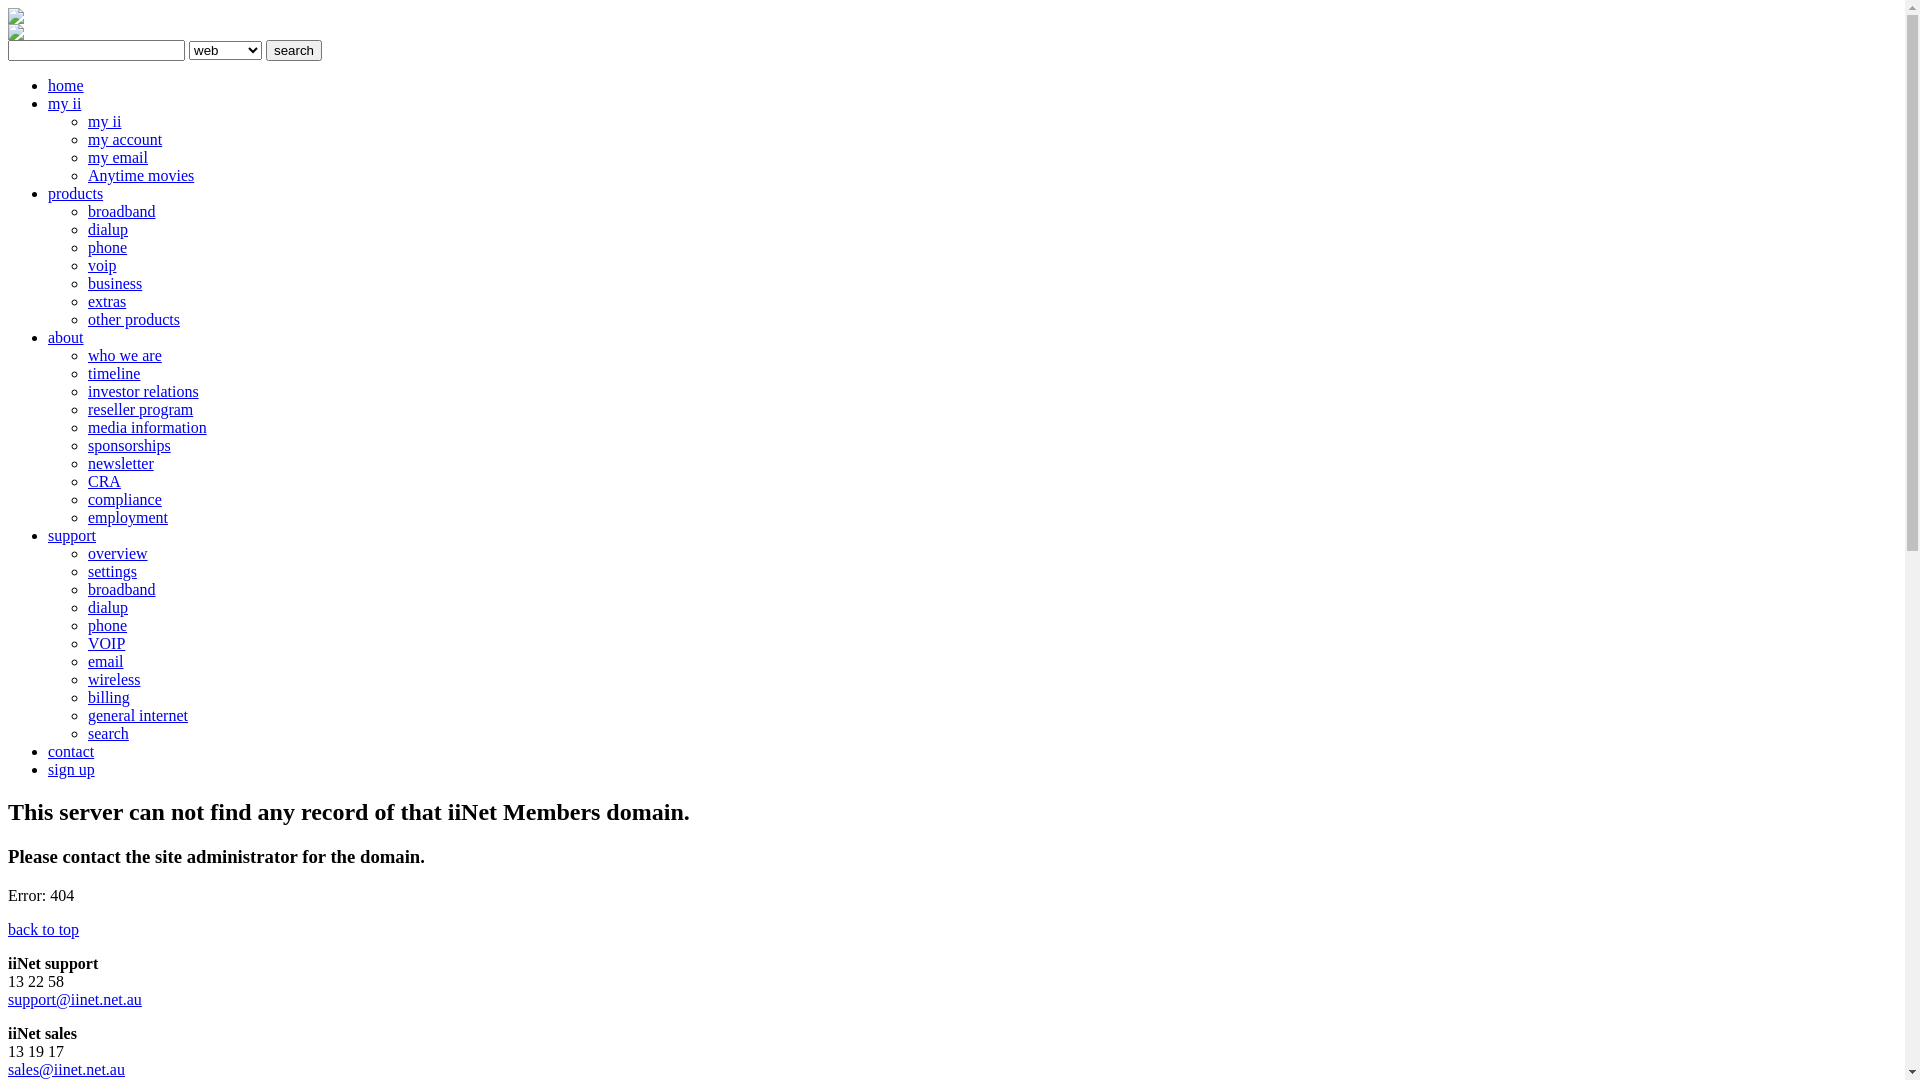 This screenshot has width=1920, height=1080. What do you see at coordinates (100, 264) in the screenshot?
I see `'voip'` at bounding box center [100, 264].